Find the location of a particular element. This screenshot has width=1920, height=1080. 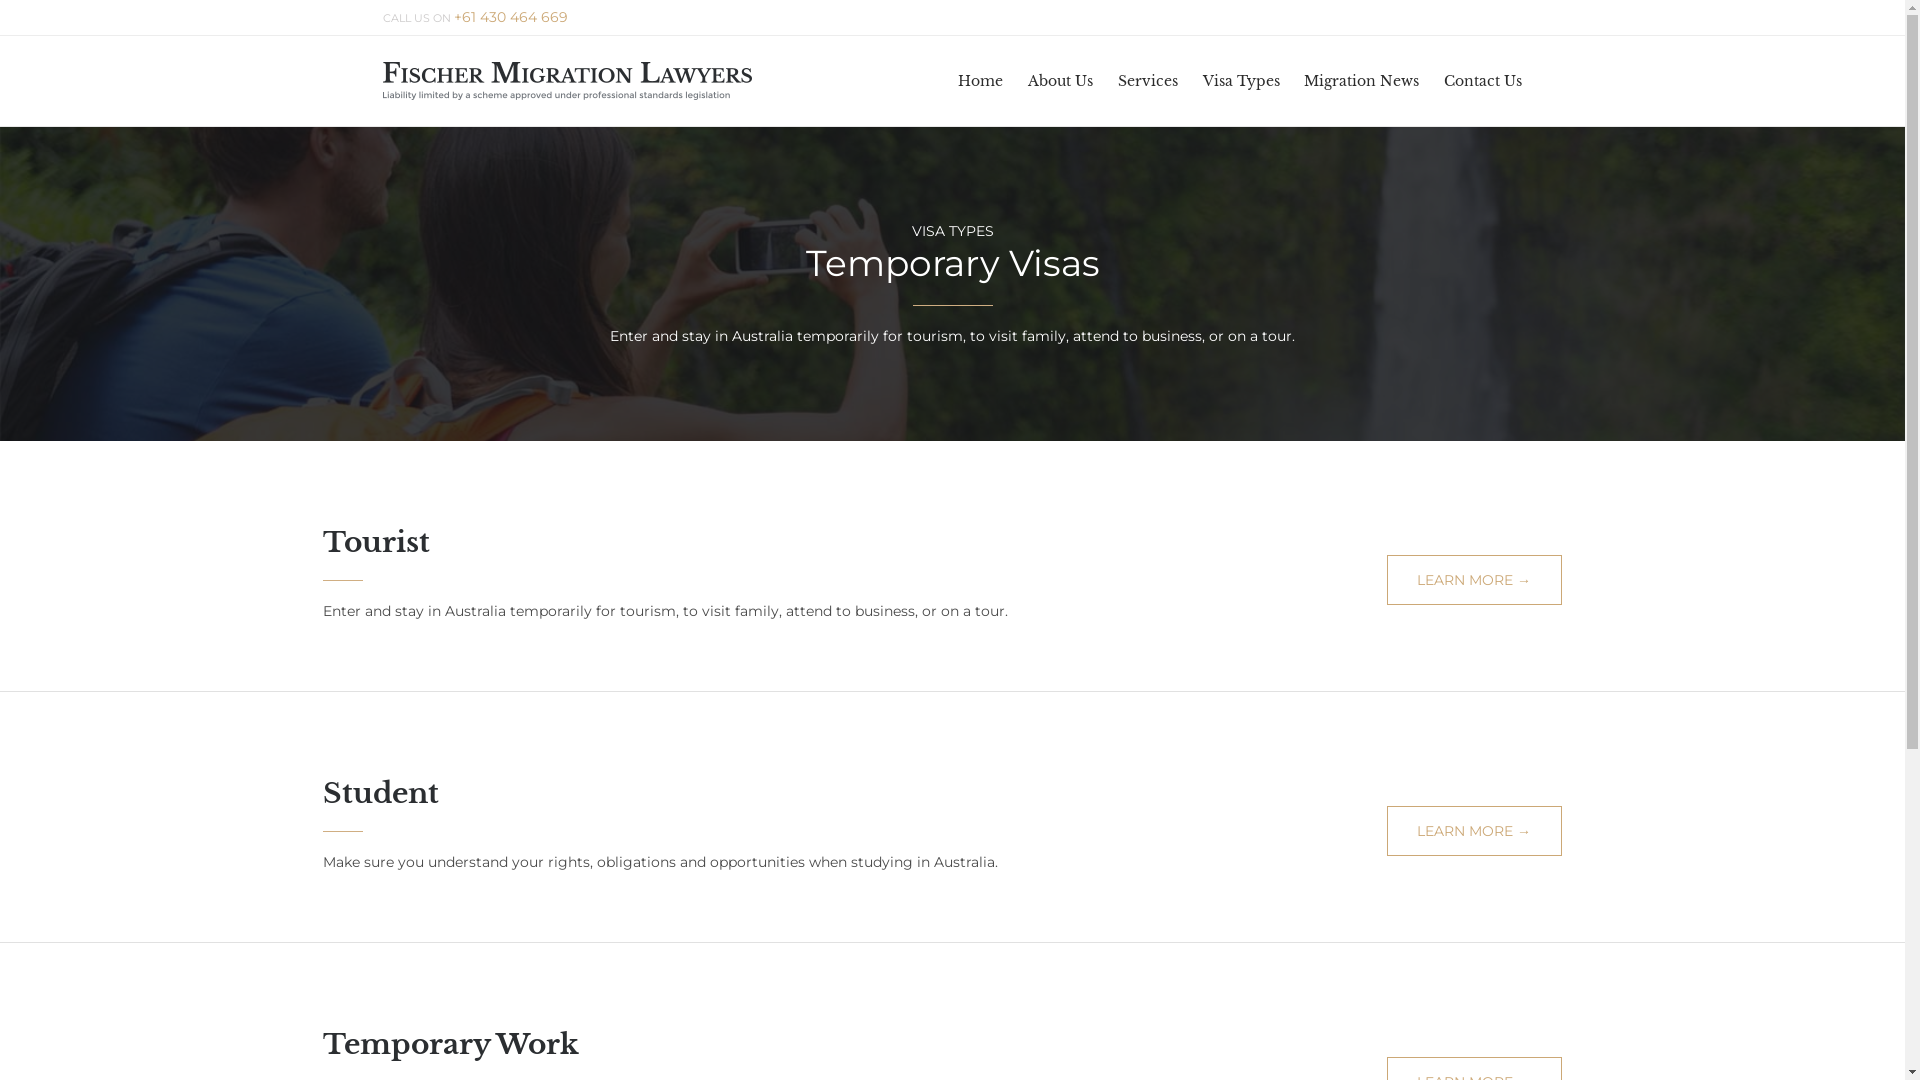

'+61 430 464 669' is located at coordinates (510, 18).